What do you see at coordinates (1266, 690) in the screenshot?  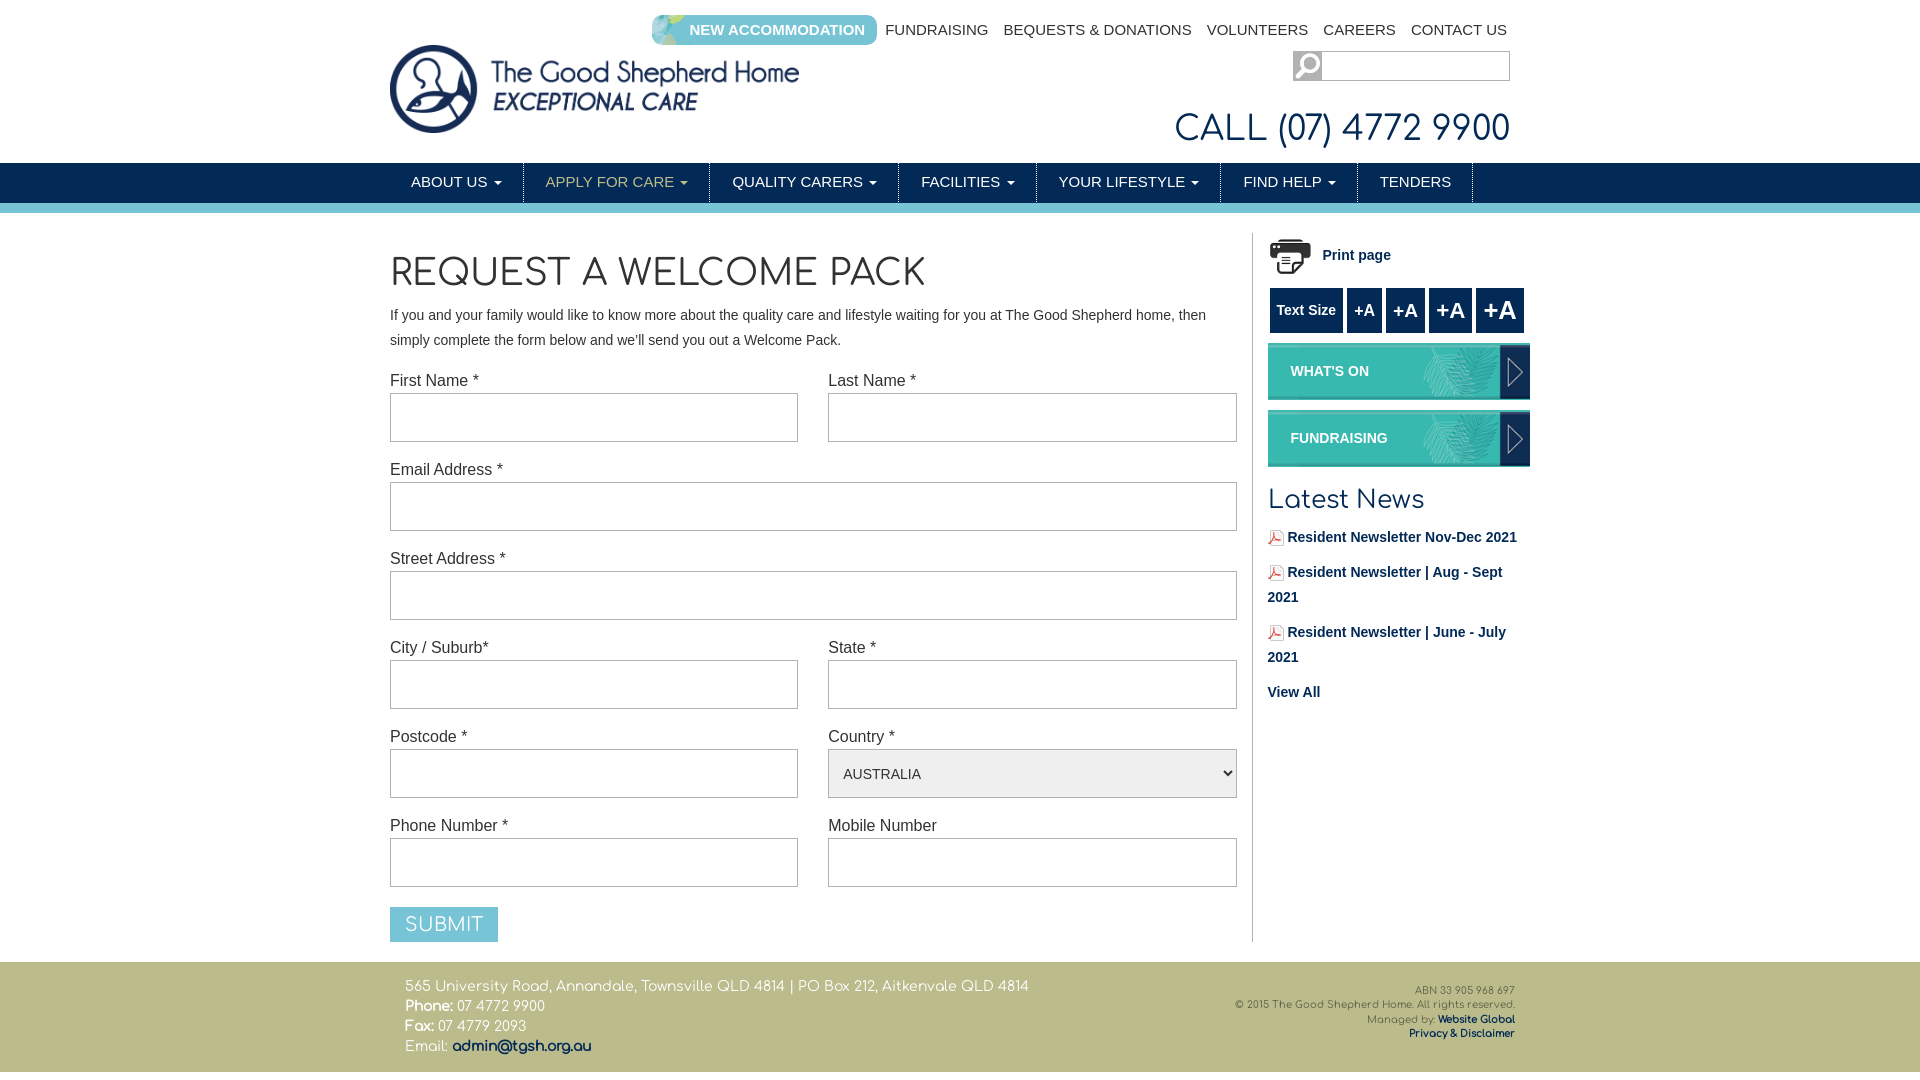 I see `'View All'` at bounding box center [1266, 690].